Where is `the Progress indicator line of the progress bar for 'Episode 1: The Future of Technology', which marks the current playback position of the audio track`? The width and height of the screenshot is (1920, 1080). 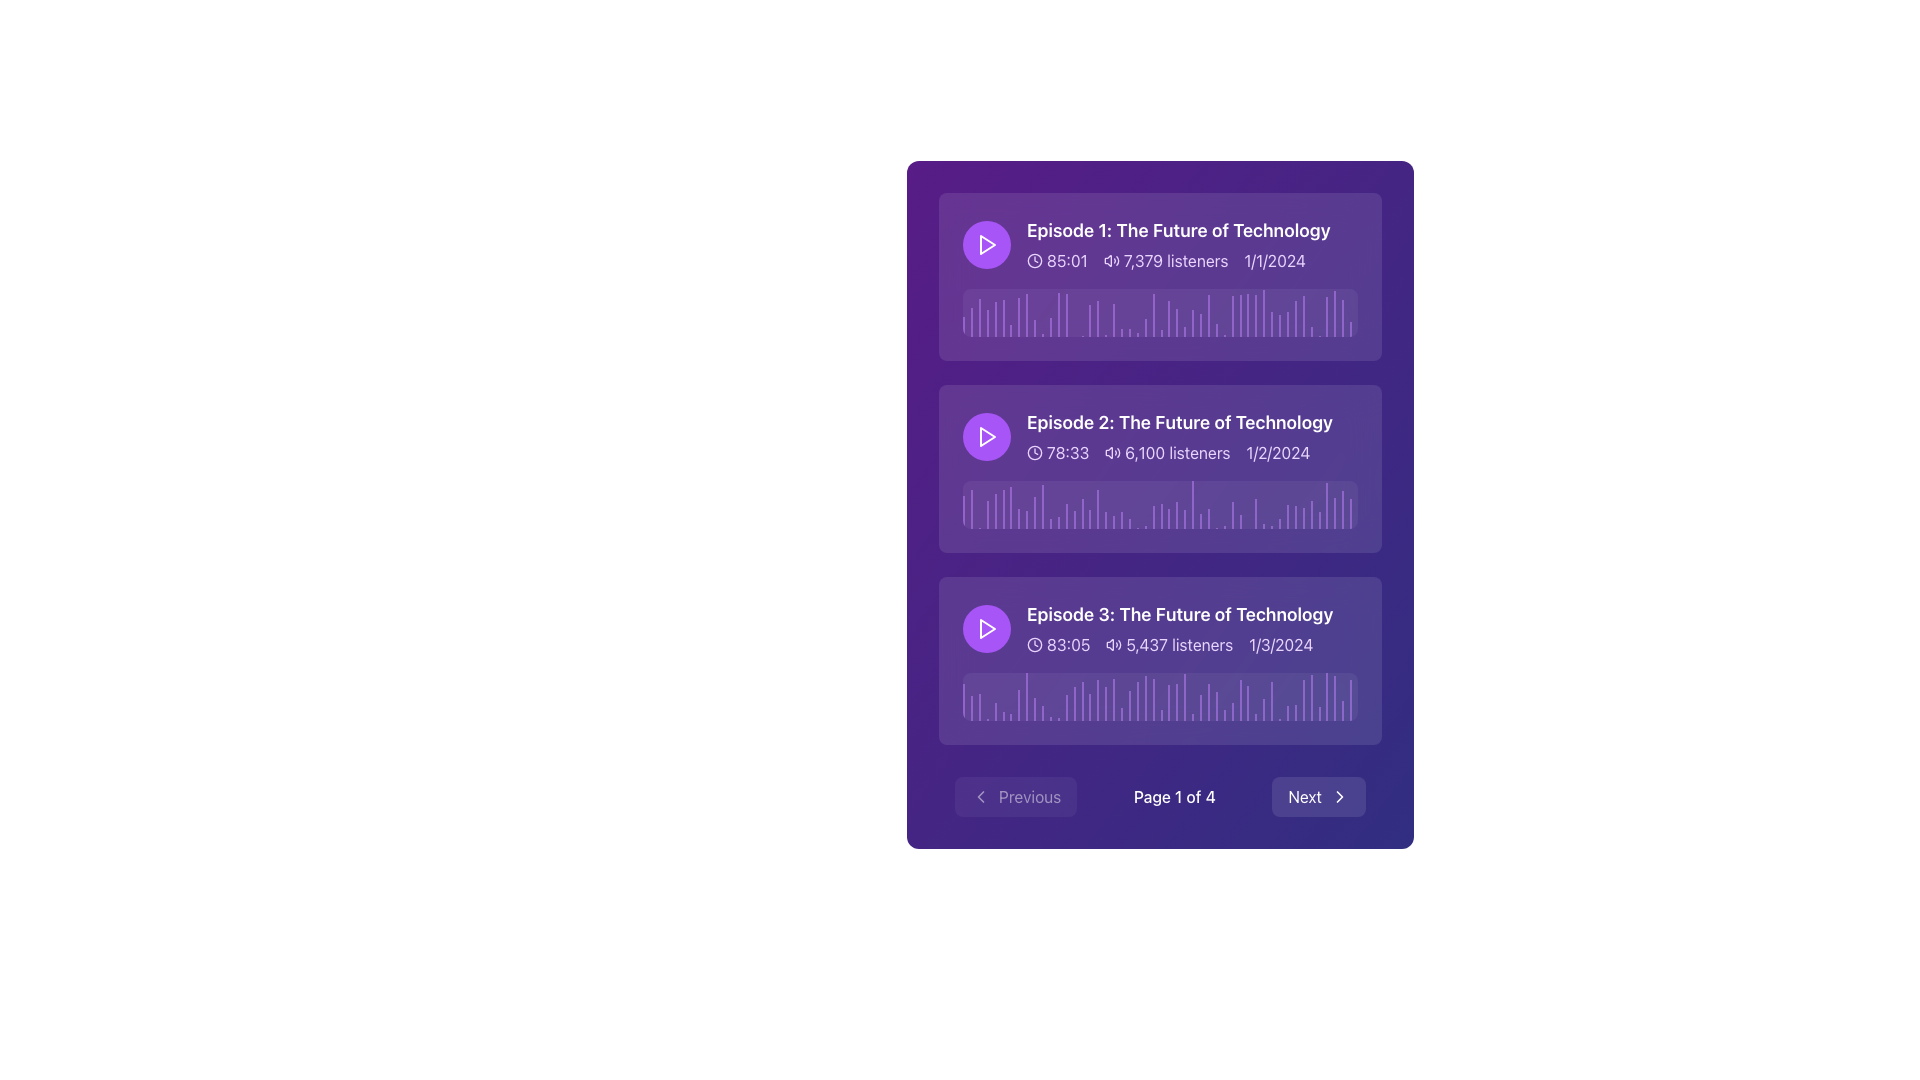
the Progress indicator line of the progress bar for 'Episode 1: The Future of Technology', which marks the current playback position of the audio track is located at coordinates (1255, 315).